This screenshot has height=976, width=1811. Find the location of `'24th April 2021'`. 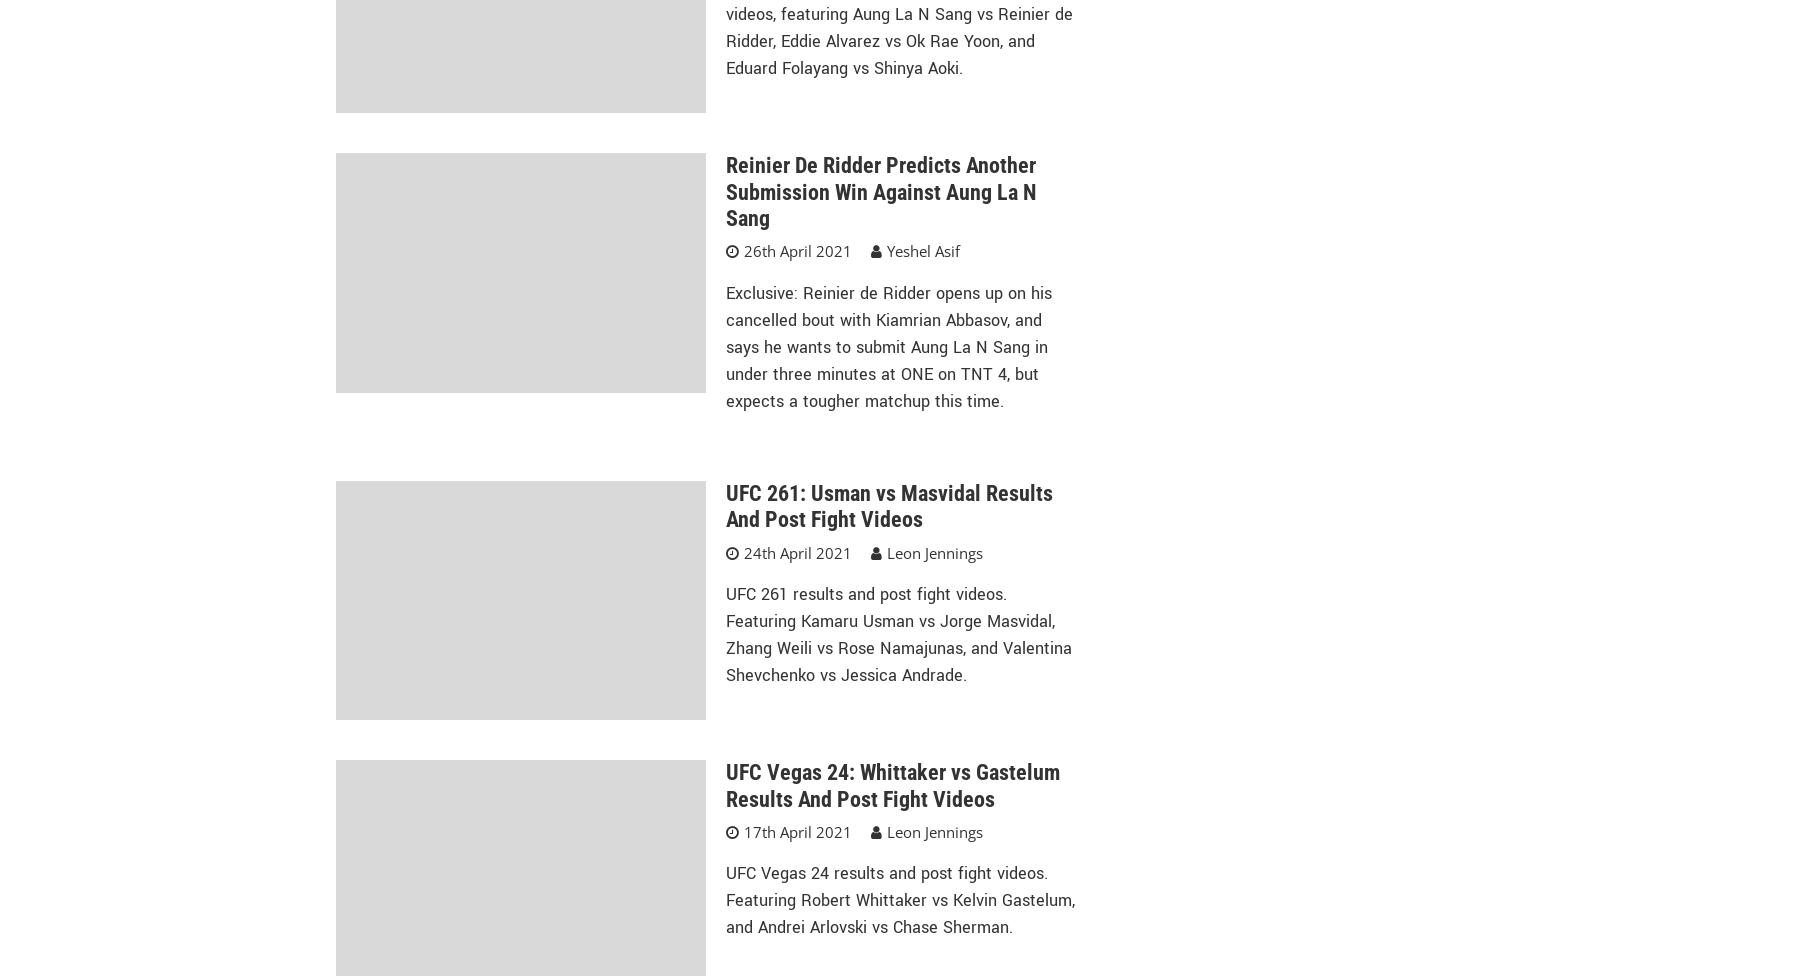

'24th April 2021' is located at coordinates (796, 552).